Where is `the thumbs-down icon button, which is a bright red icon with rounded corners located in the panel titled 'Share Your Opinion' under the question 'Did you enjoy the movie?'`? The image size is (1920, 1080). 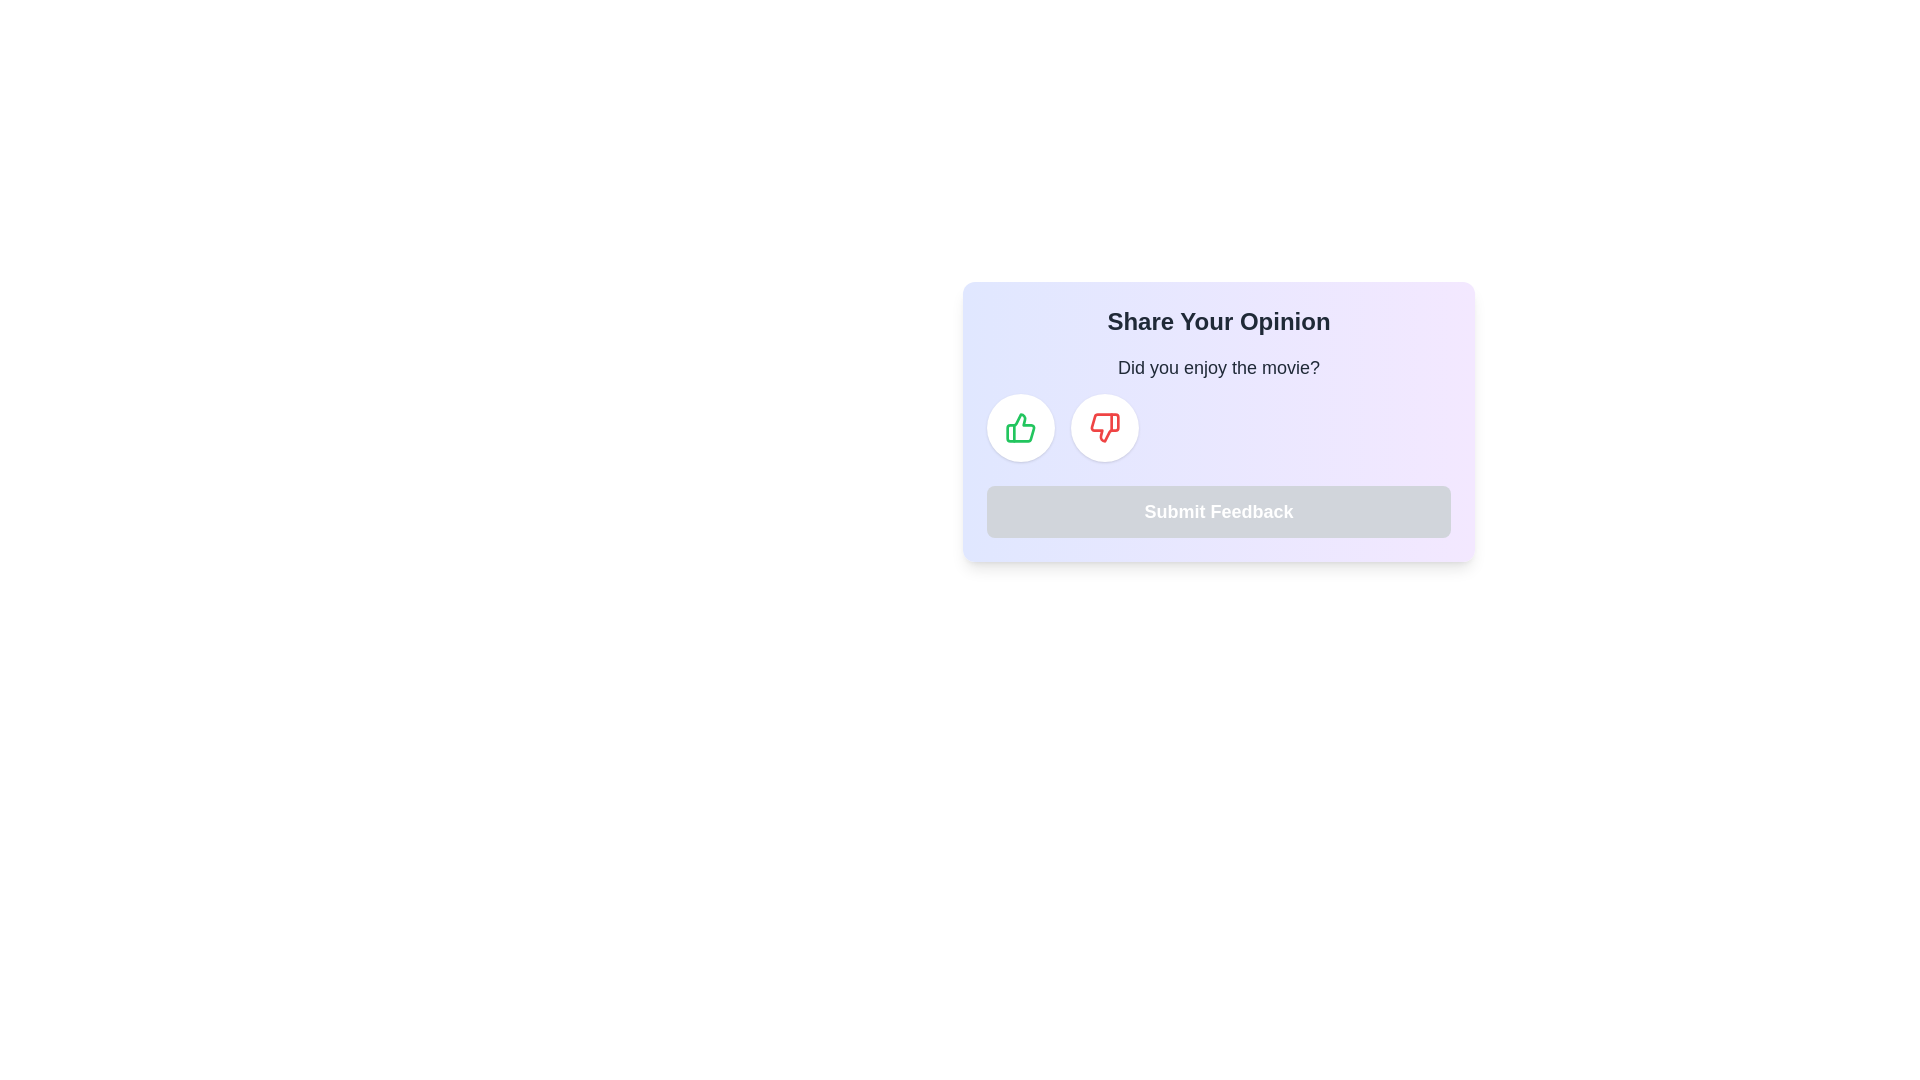
the thumbs-down icon button, which is a bright red icon with rounded corners located in the panel titled 'Share Your Opinion' under the question 'Did you enjoy the movie?' is located at coordinates (1103, 427).